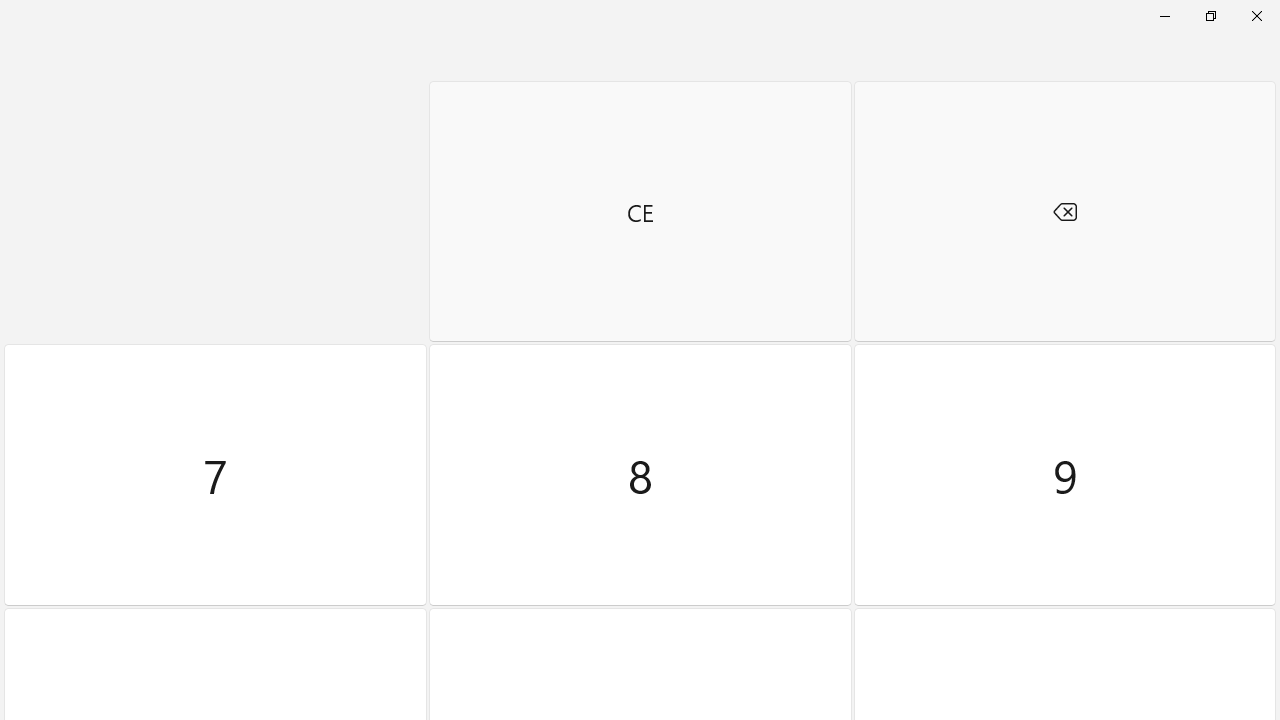 The image size is (1280, 720). I want to click on 'Nine', so click(1063, 475).